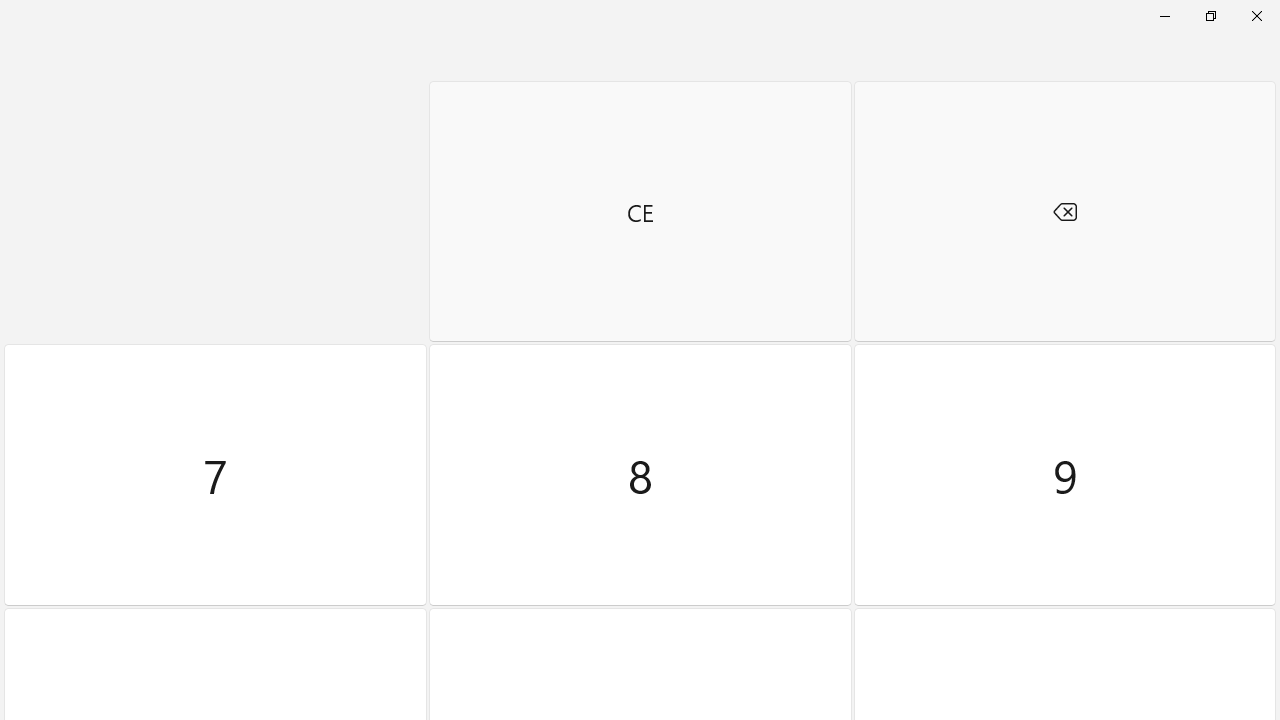 The image size is (1280, 720). I want to click on 'Nine', so click(1063, 475).